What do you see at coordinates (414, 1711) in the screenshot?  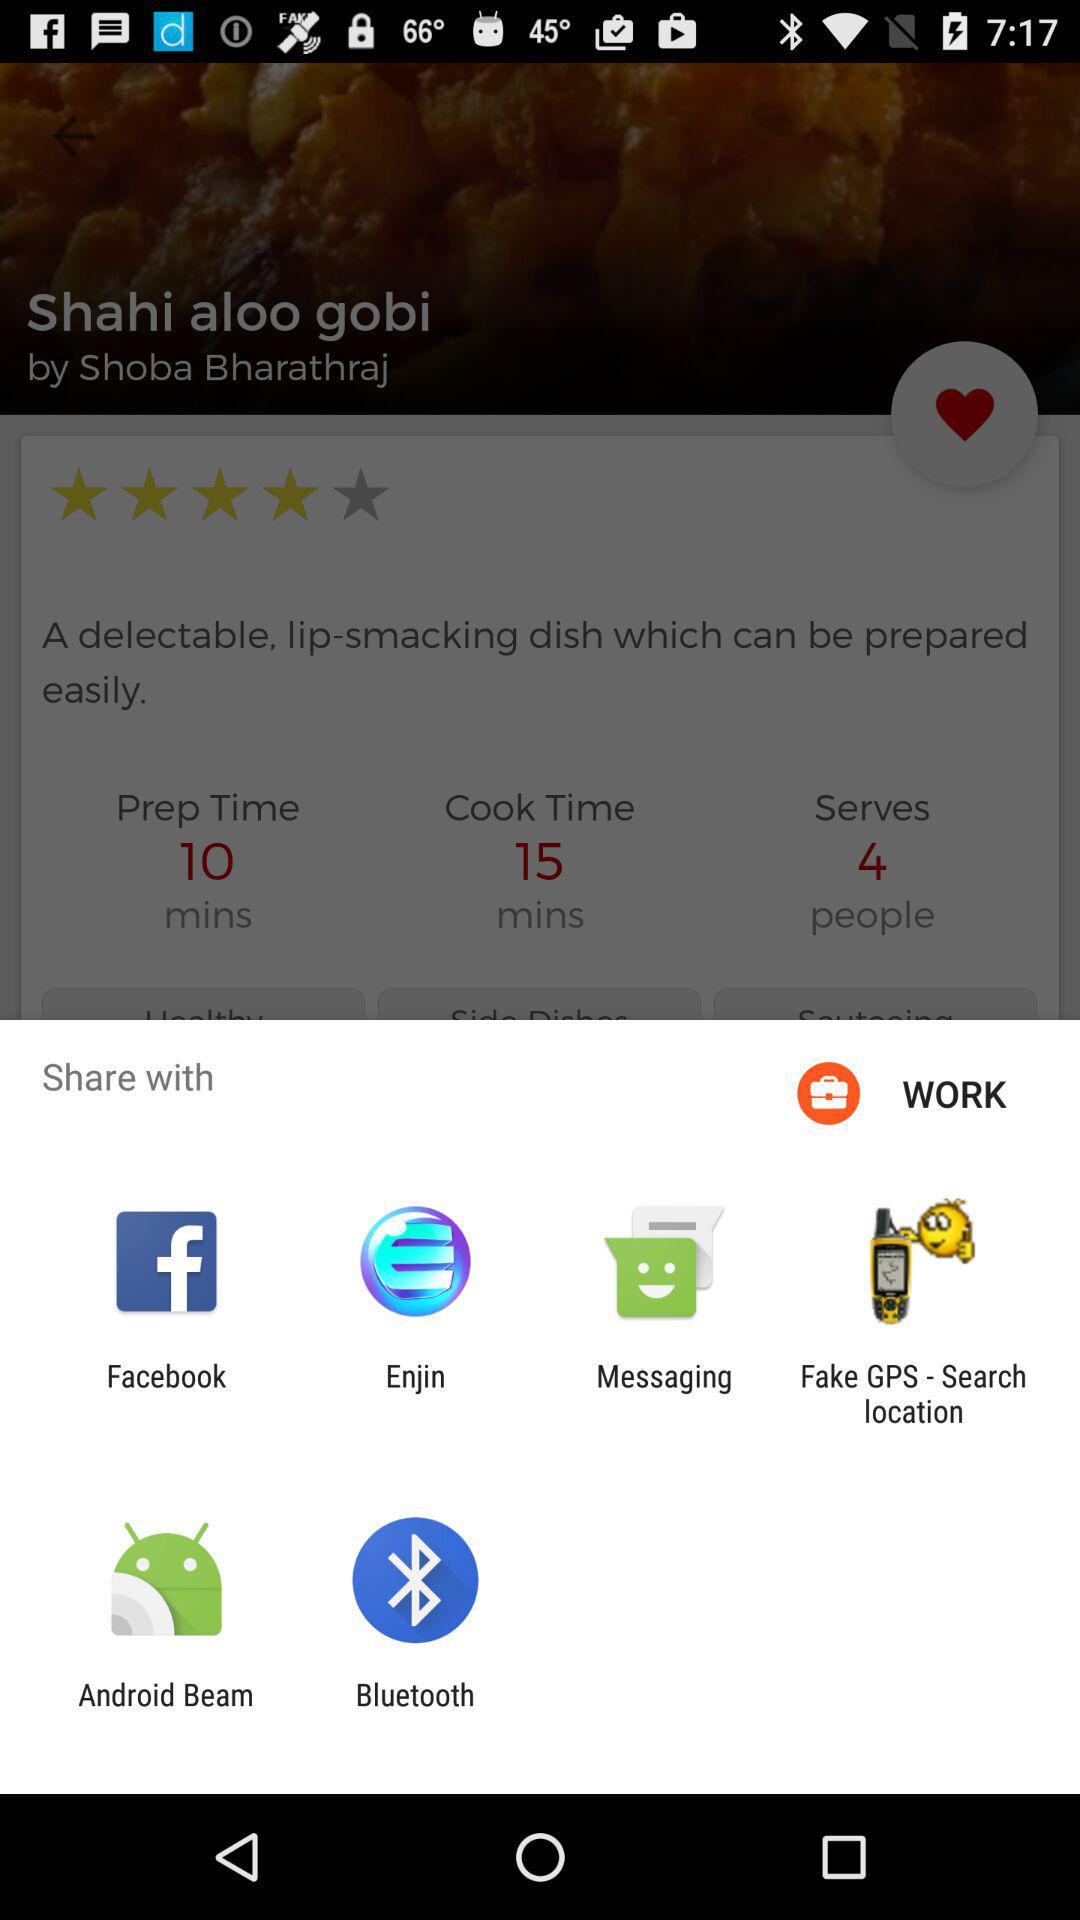 I see `the bluetooth item` at bounding box center [414, 1711].